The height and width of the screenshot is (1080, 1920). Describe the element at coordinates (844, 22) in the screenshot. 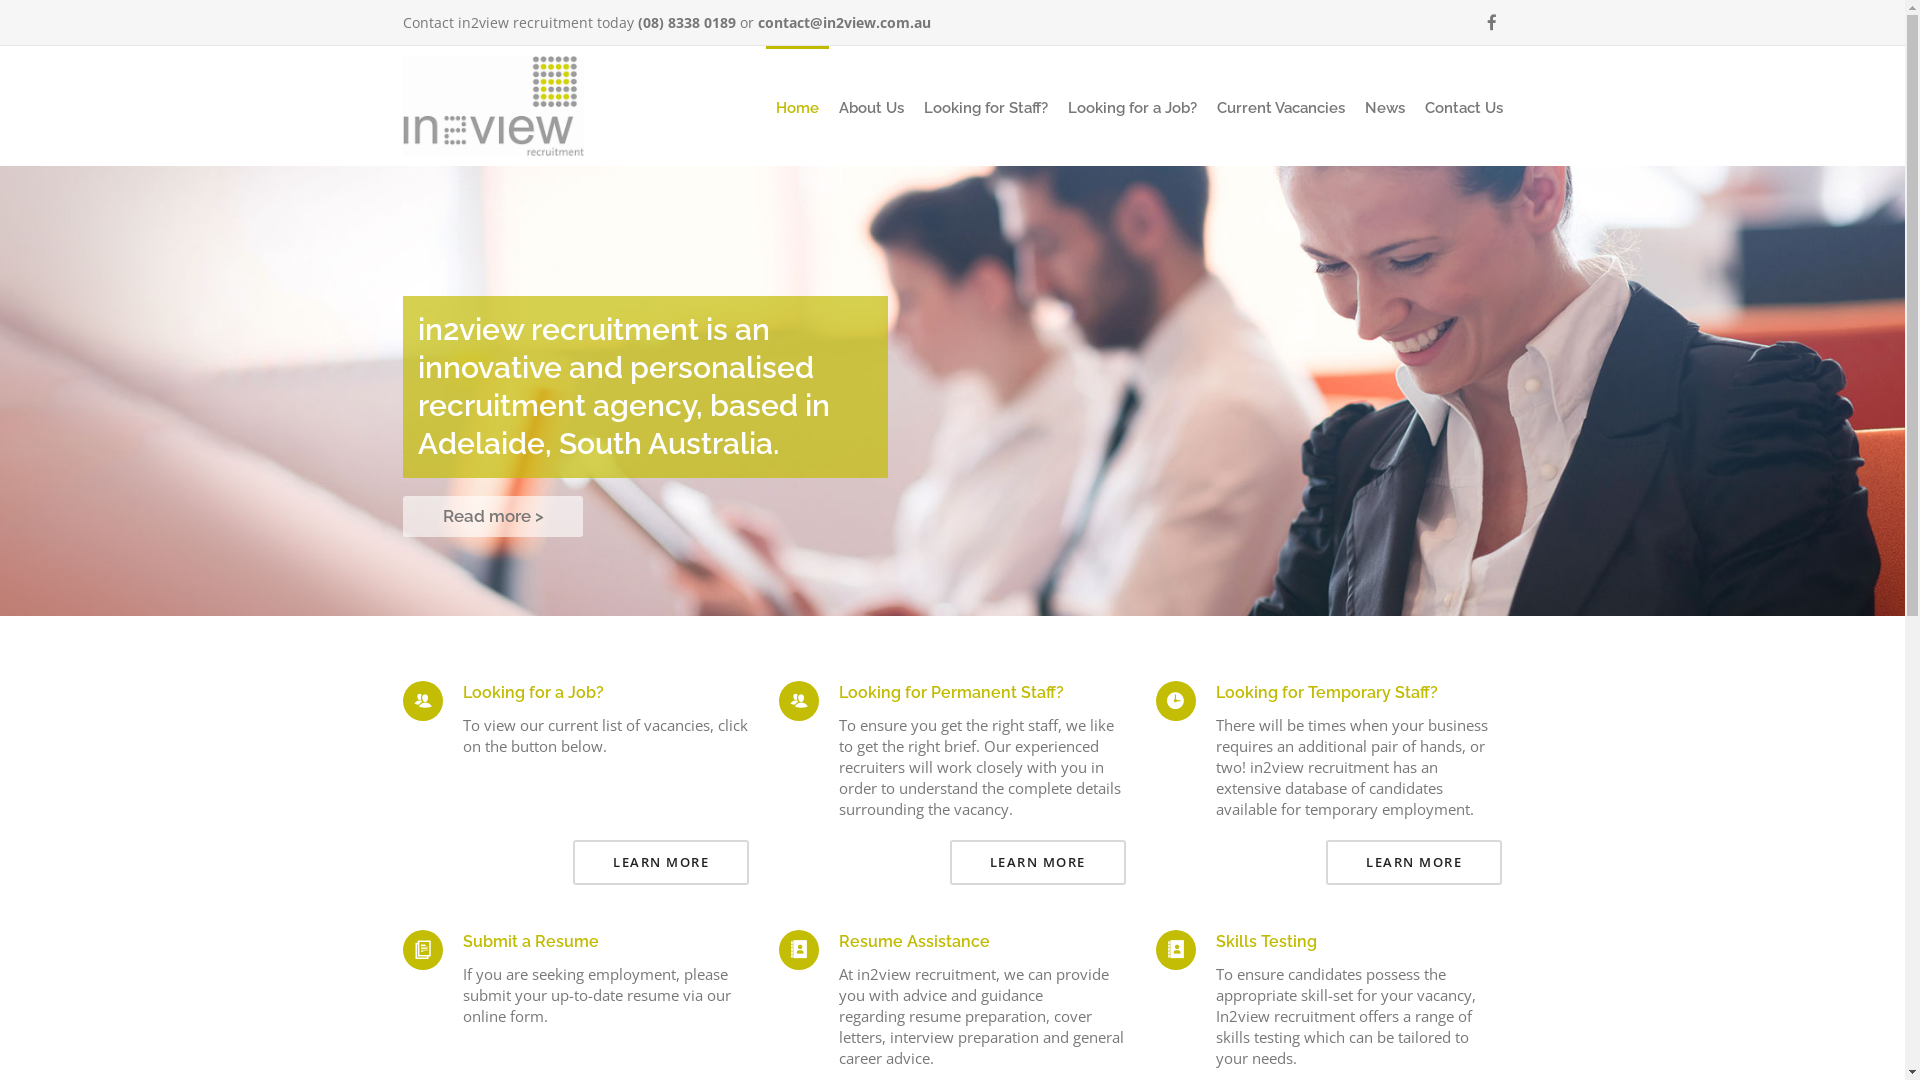

I see `'contact@in2view.com.au'` at that location.